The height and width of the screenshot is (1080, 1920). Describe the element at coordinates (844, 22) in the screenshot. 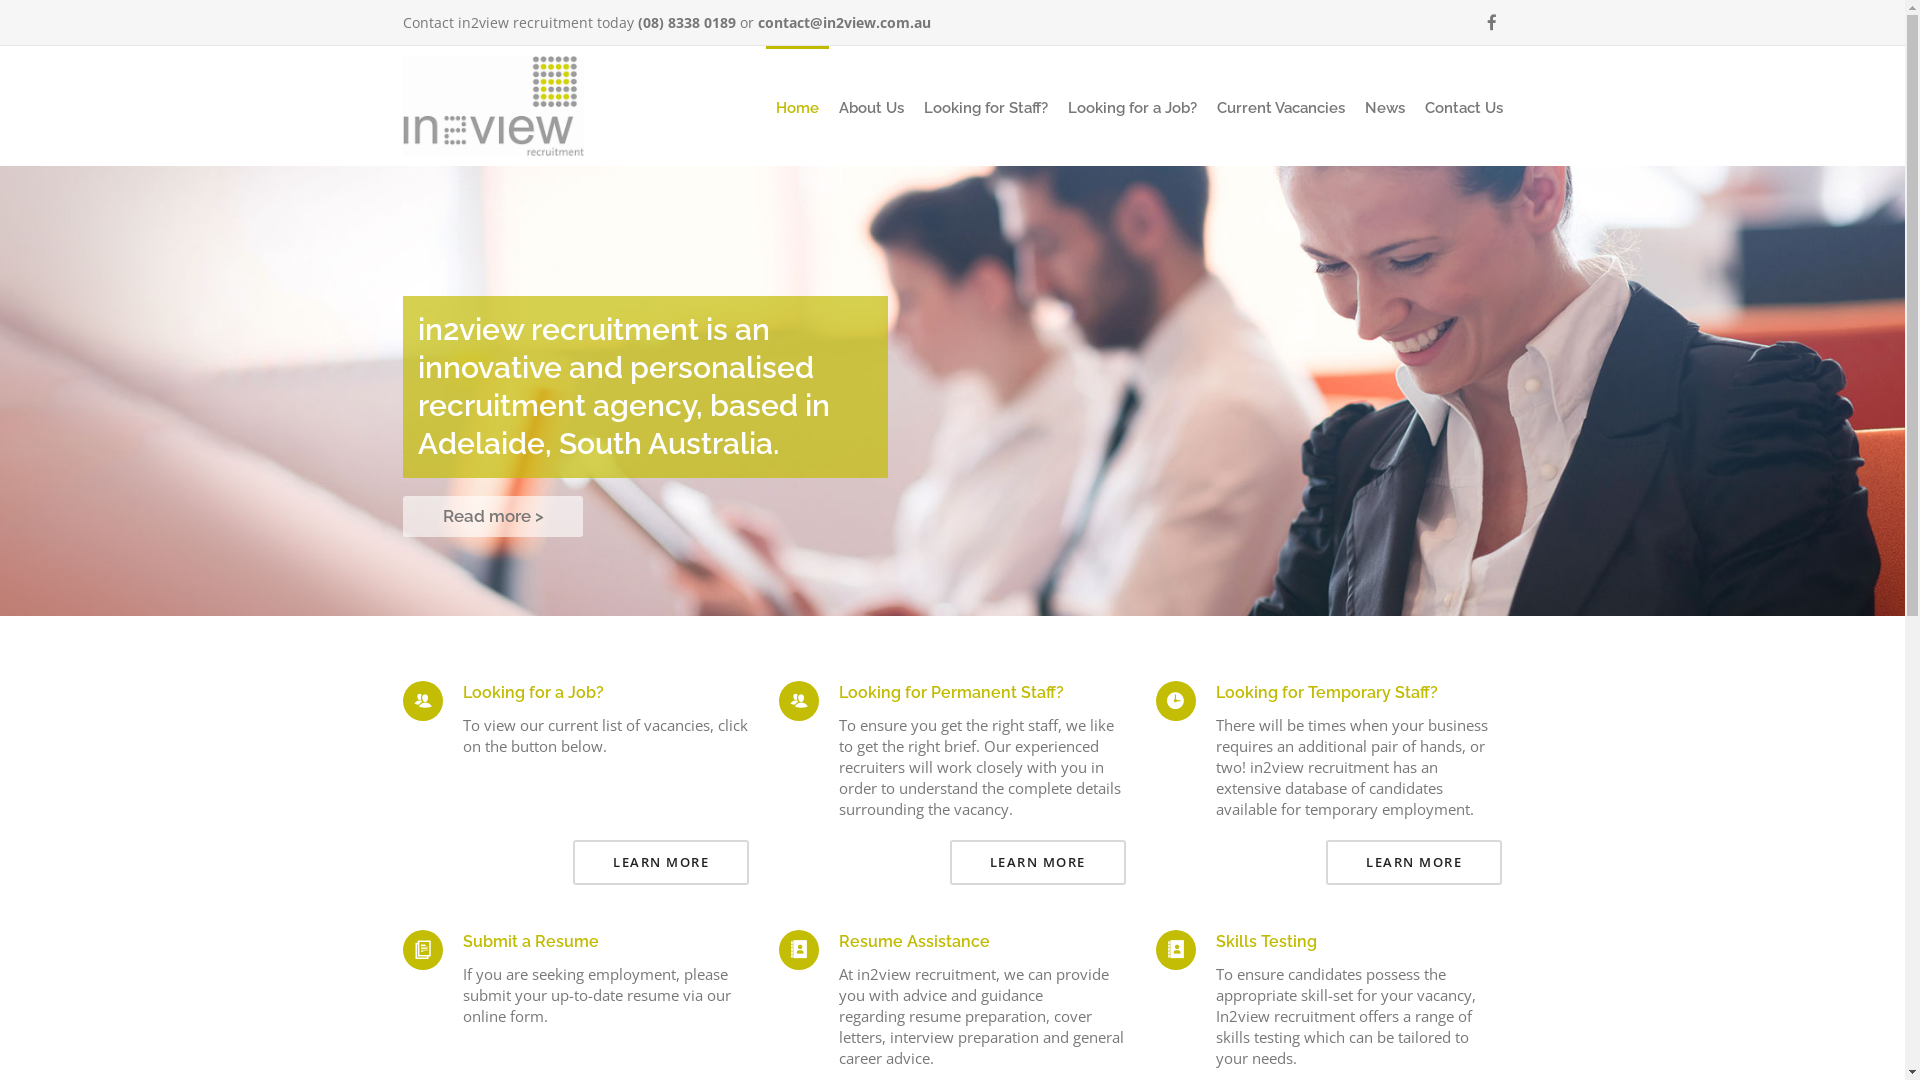

I see `'contact@in2view.com.au'` at that location.